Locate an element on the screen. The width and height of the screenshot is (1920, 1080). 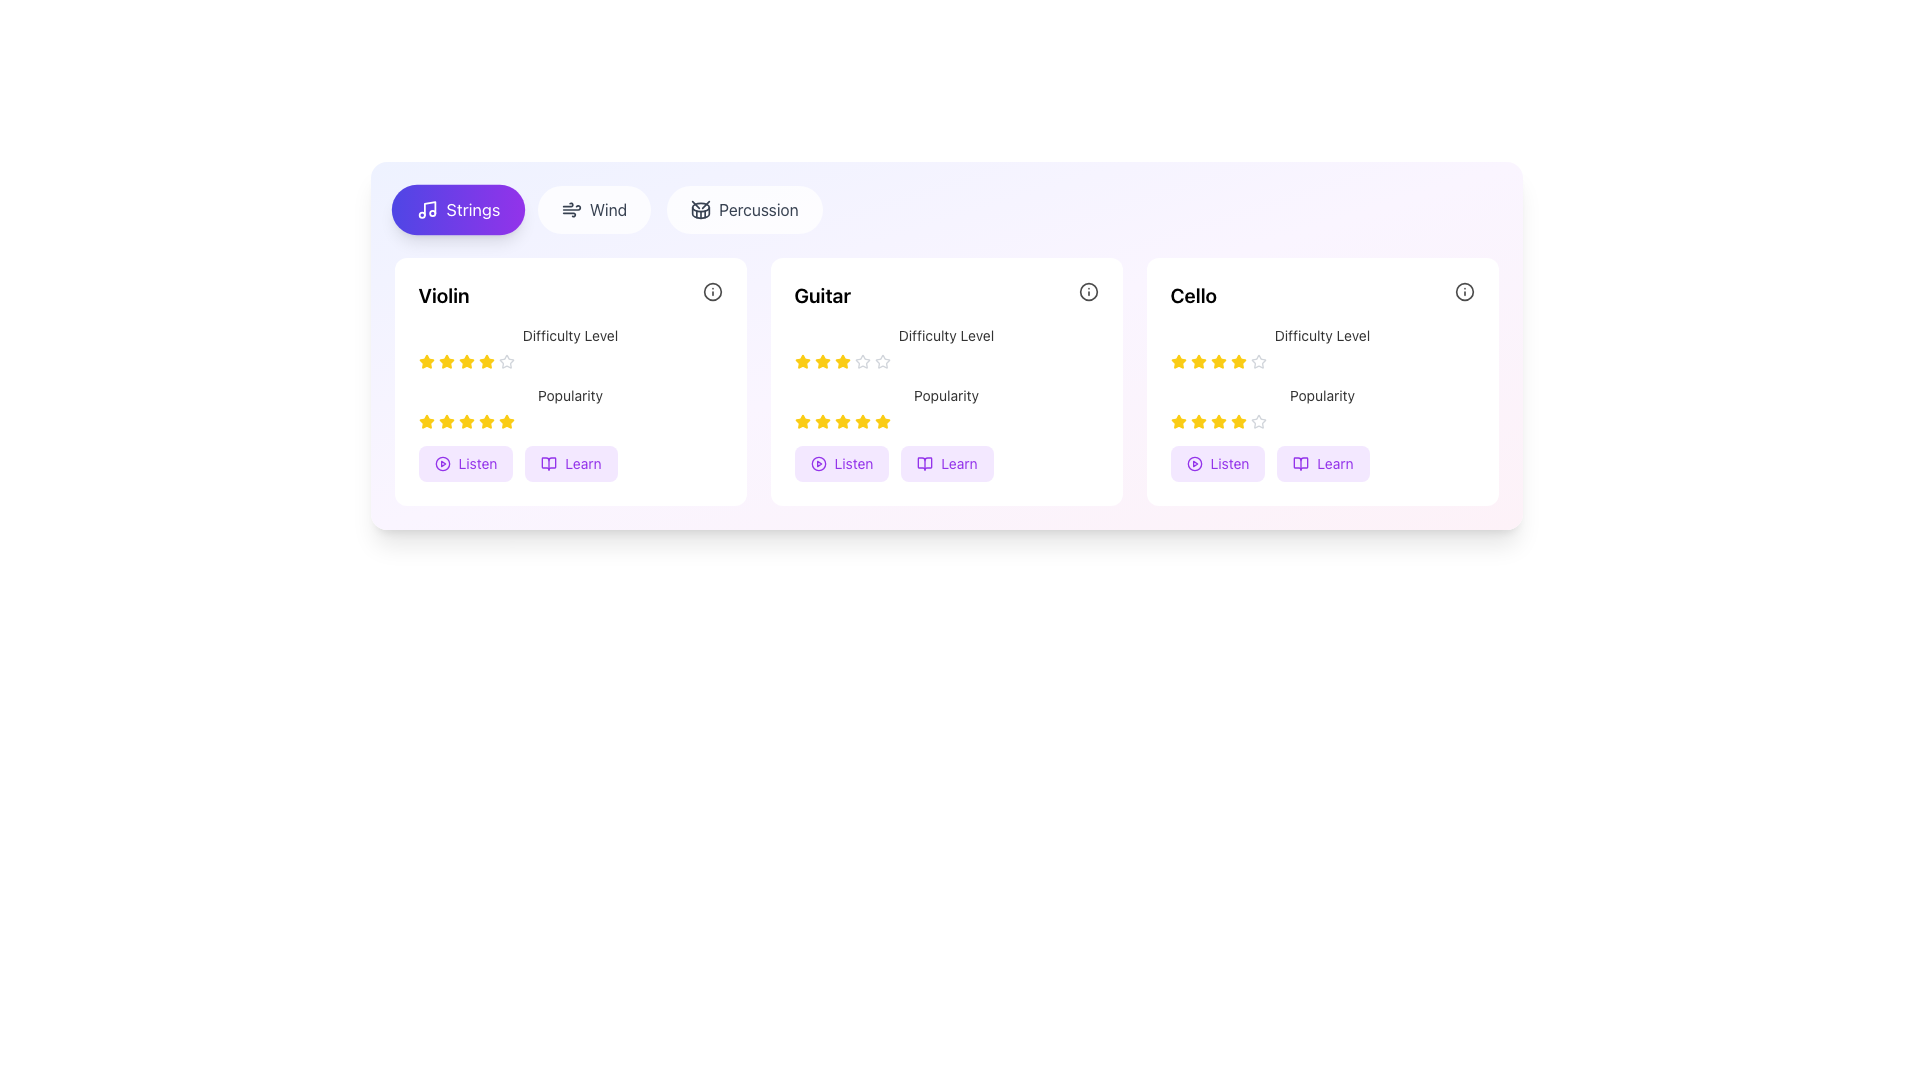
the fourth yellow star-shaped rating icon in the 'Difficulty Level' row of the 'Cello' card to trigger hover effects is located at coordinates (1237, 361).